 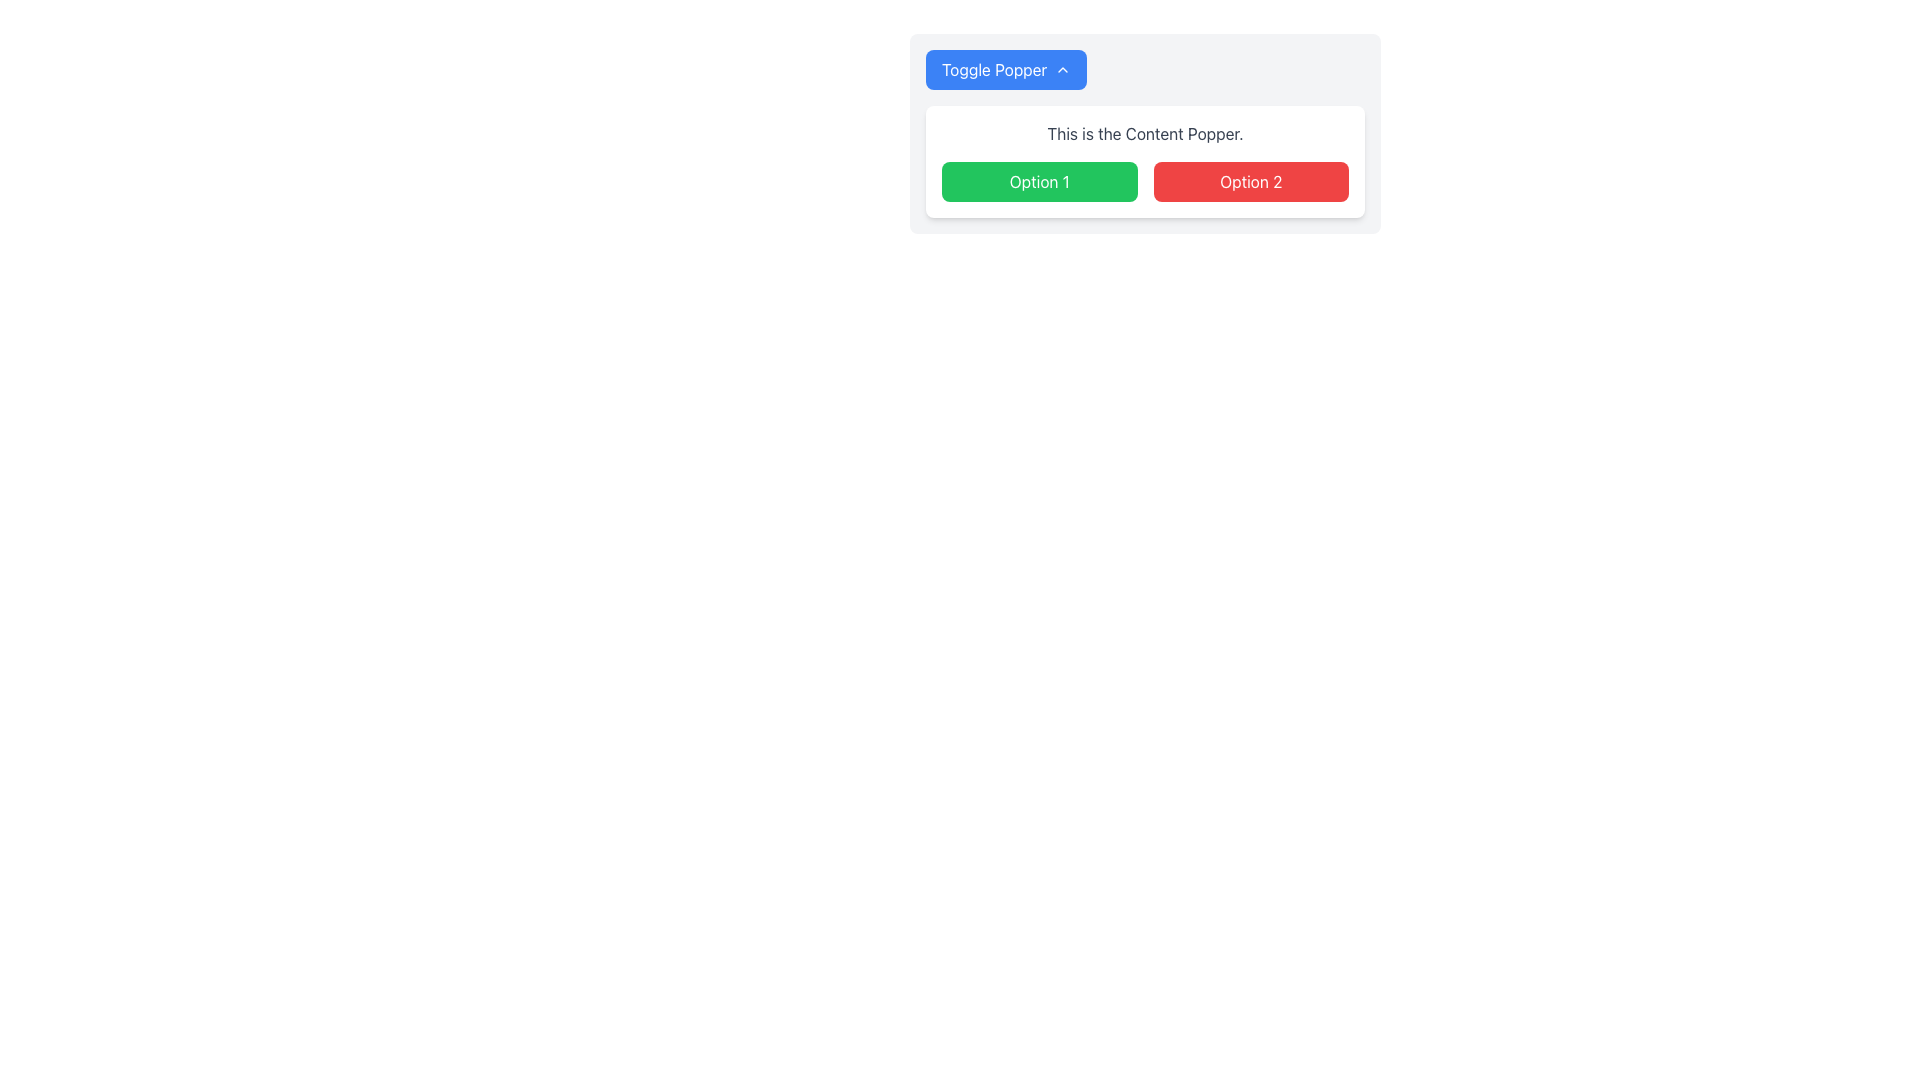 I want to click on the 'Option 2' button, which is the second button in a horizontal layout next to the 'Option 1' button, so click(x=1250, y=181).